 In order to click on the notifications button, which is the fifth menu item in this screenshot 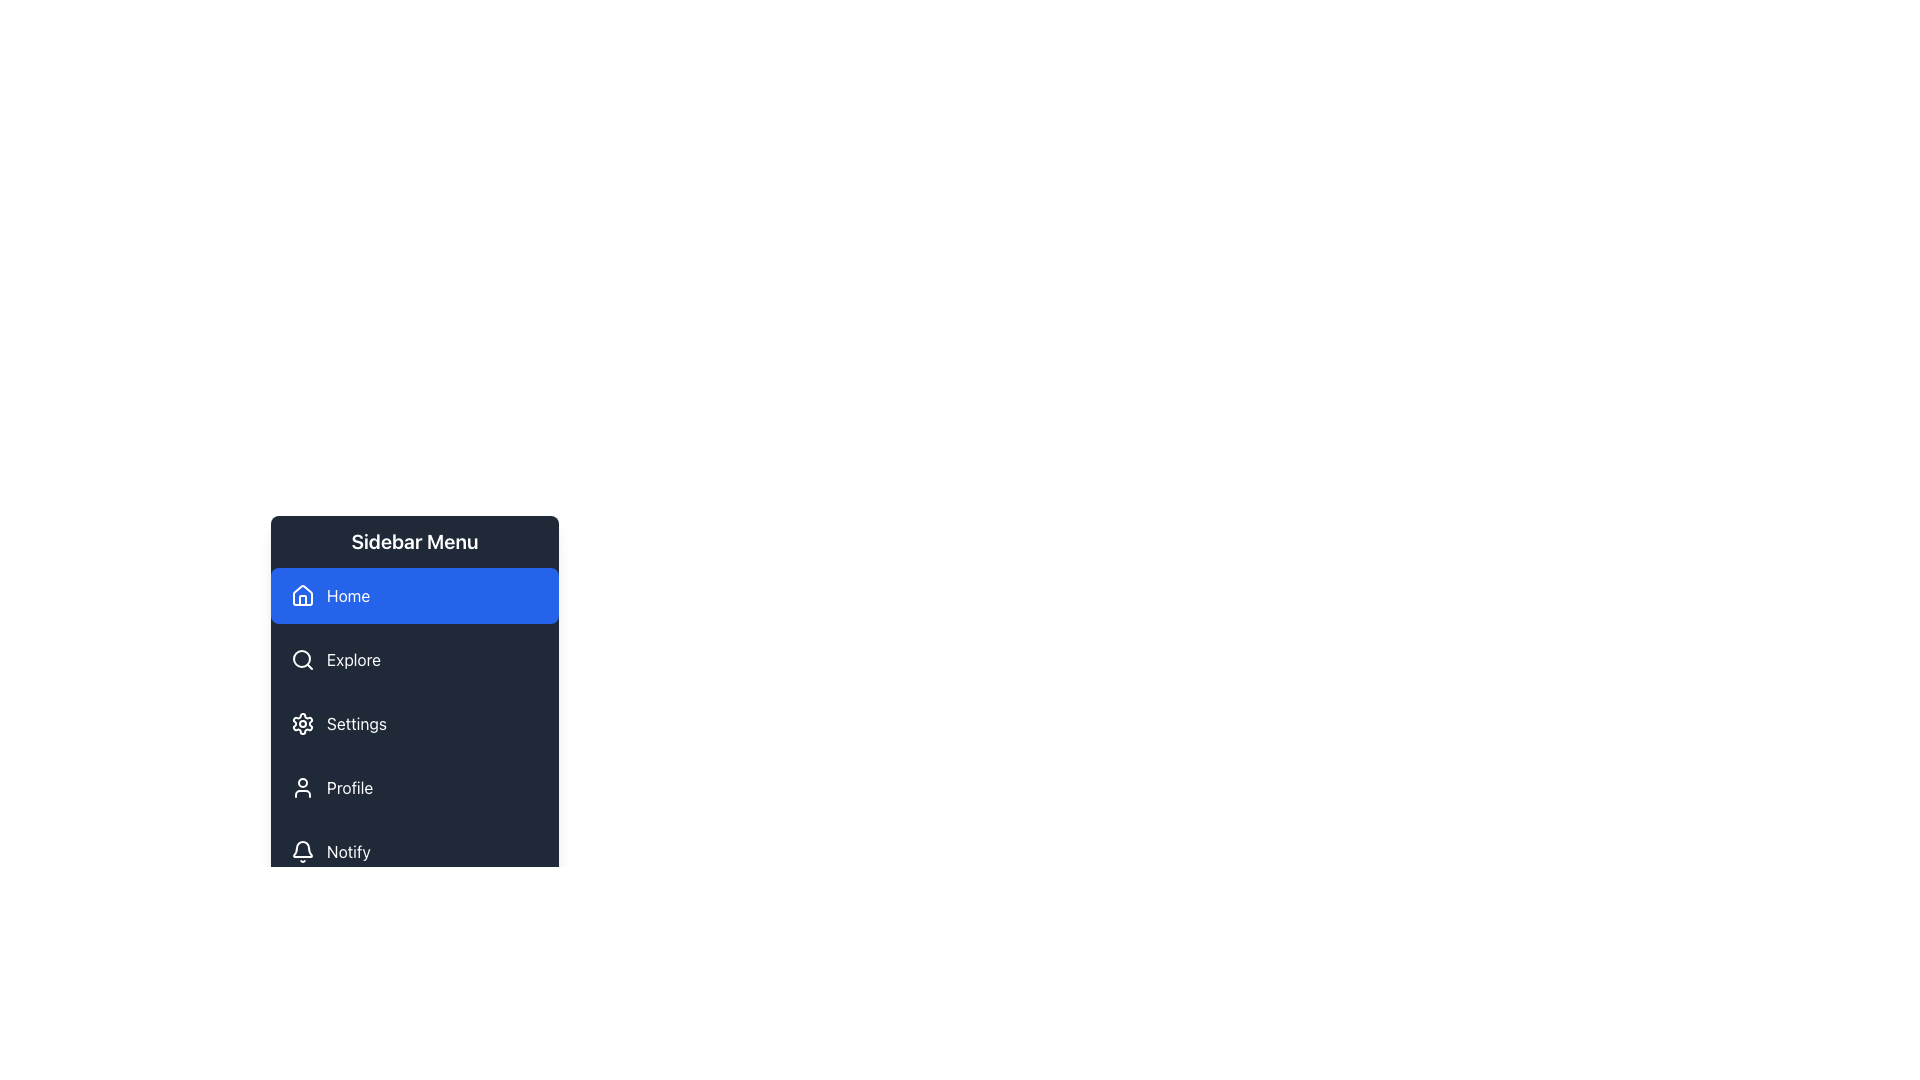, I will do `click(413, 852)`.